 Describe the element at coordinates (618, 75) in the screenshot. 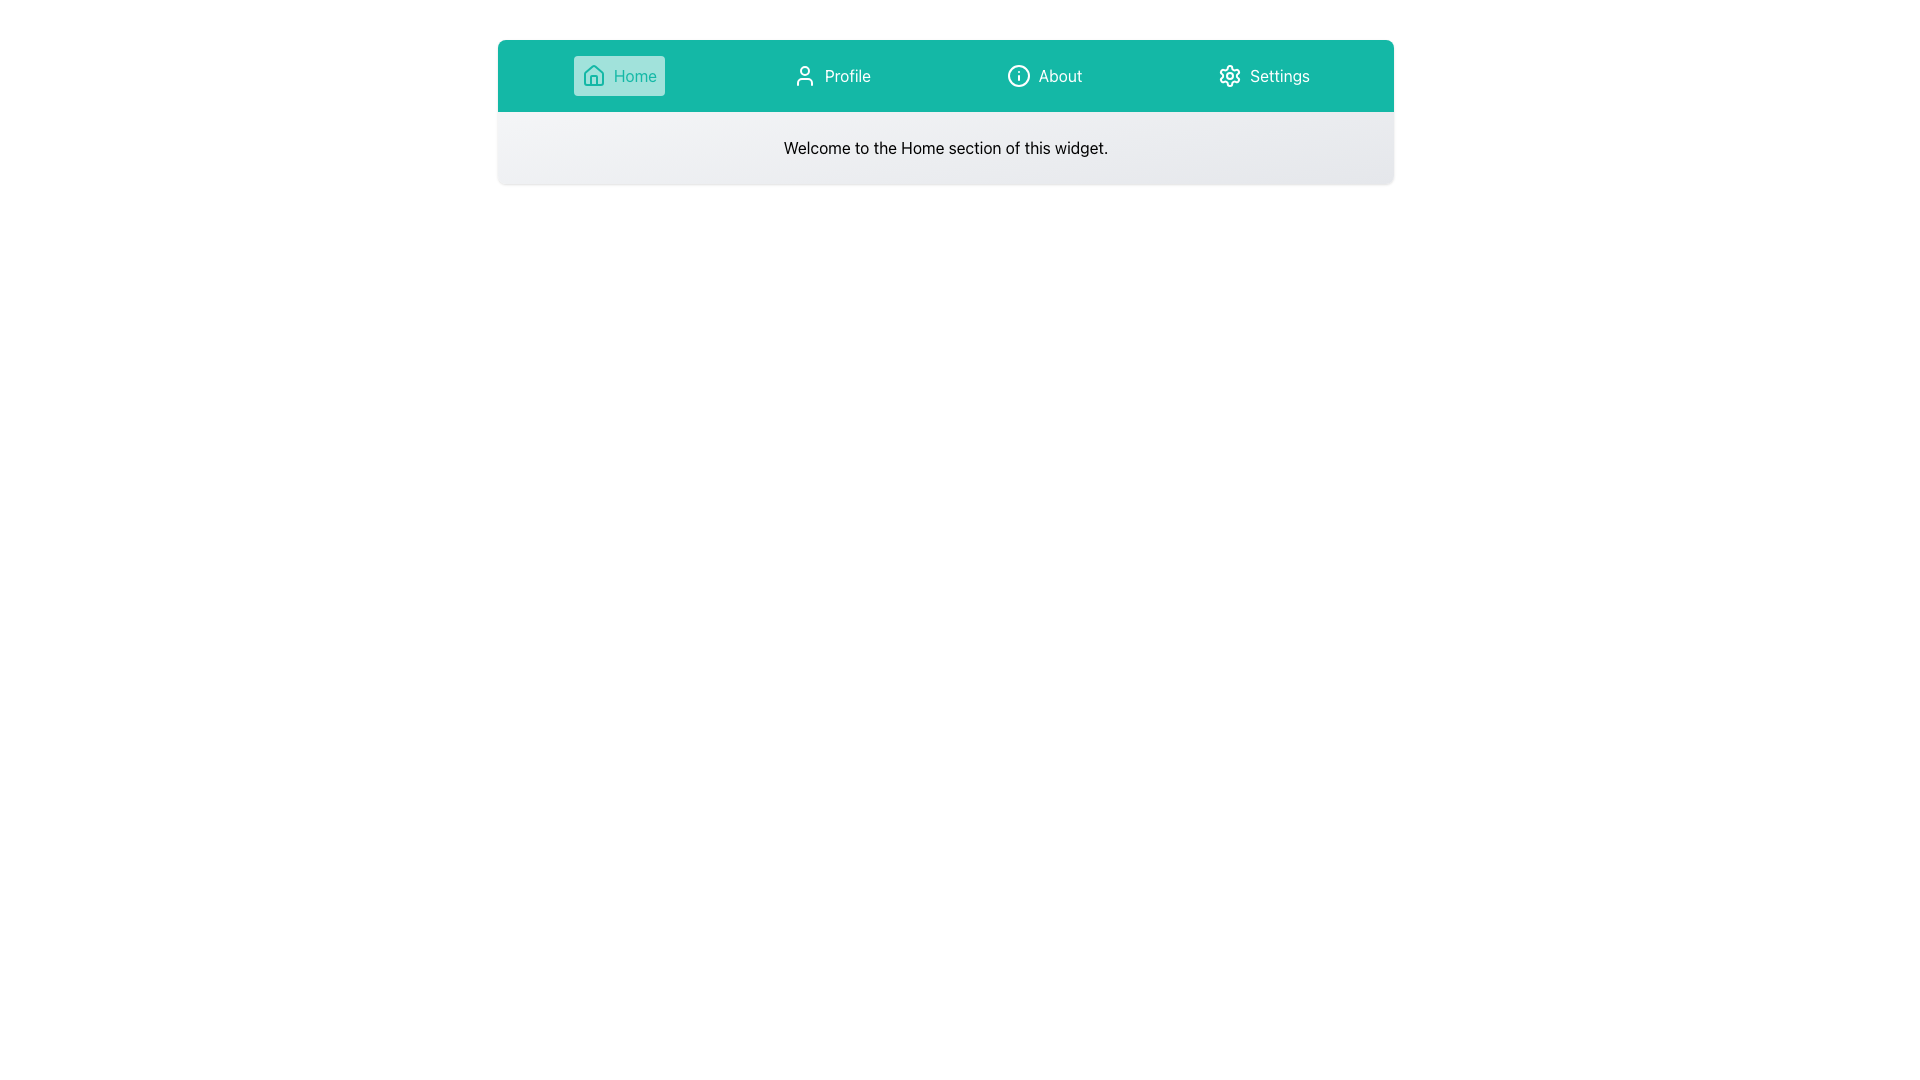

I see `the navigation button that redirects users to the home section of the application, positioned as the first button from the left in the navigation bar` at that location.